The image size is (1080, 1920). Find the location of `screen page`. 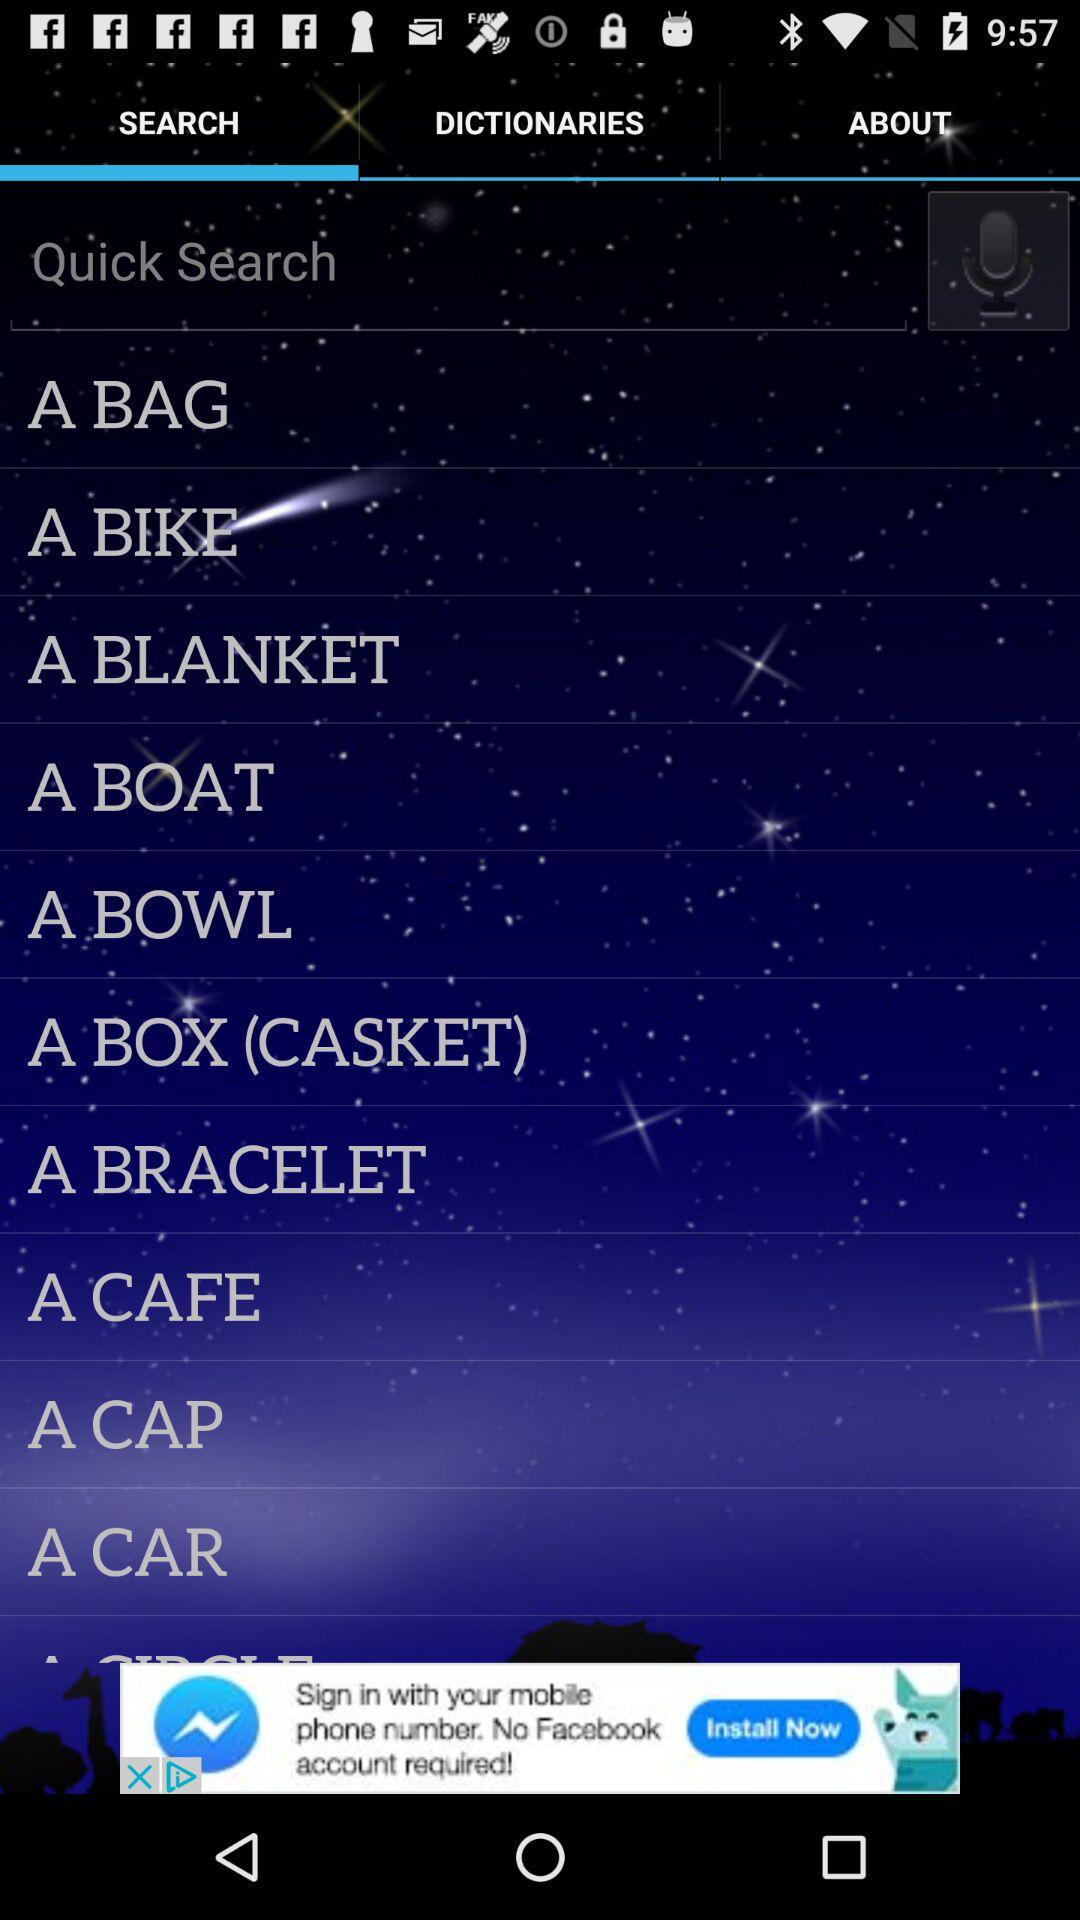

screen page is located at coordinates (540, 1727).